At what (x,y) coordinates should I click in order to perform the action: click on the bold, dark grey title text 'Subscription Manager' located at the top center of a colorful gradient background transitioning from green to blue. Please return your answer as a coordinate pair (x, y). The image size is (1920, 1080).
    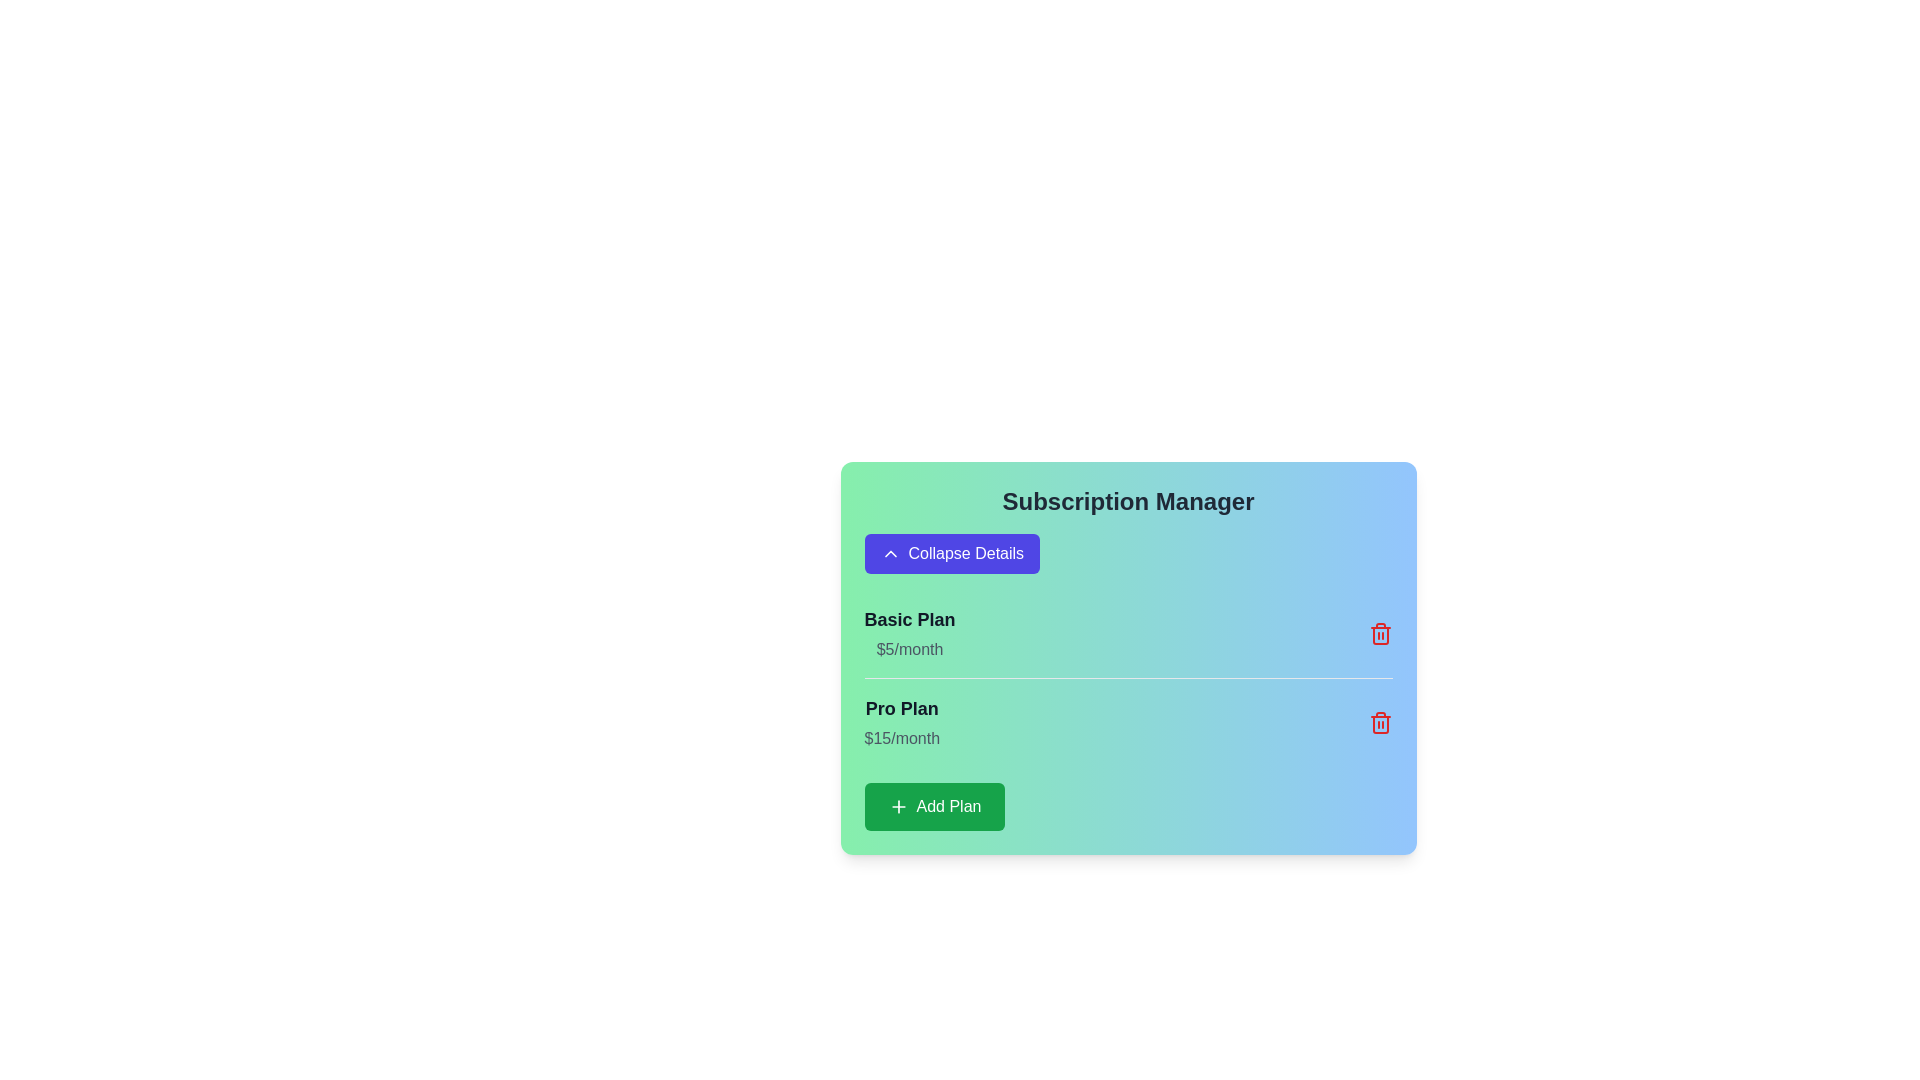
    Looking at the image, I should click on (1128, 500).